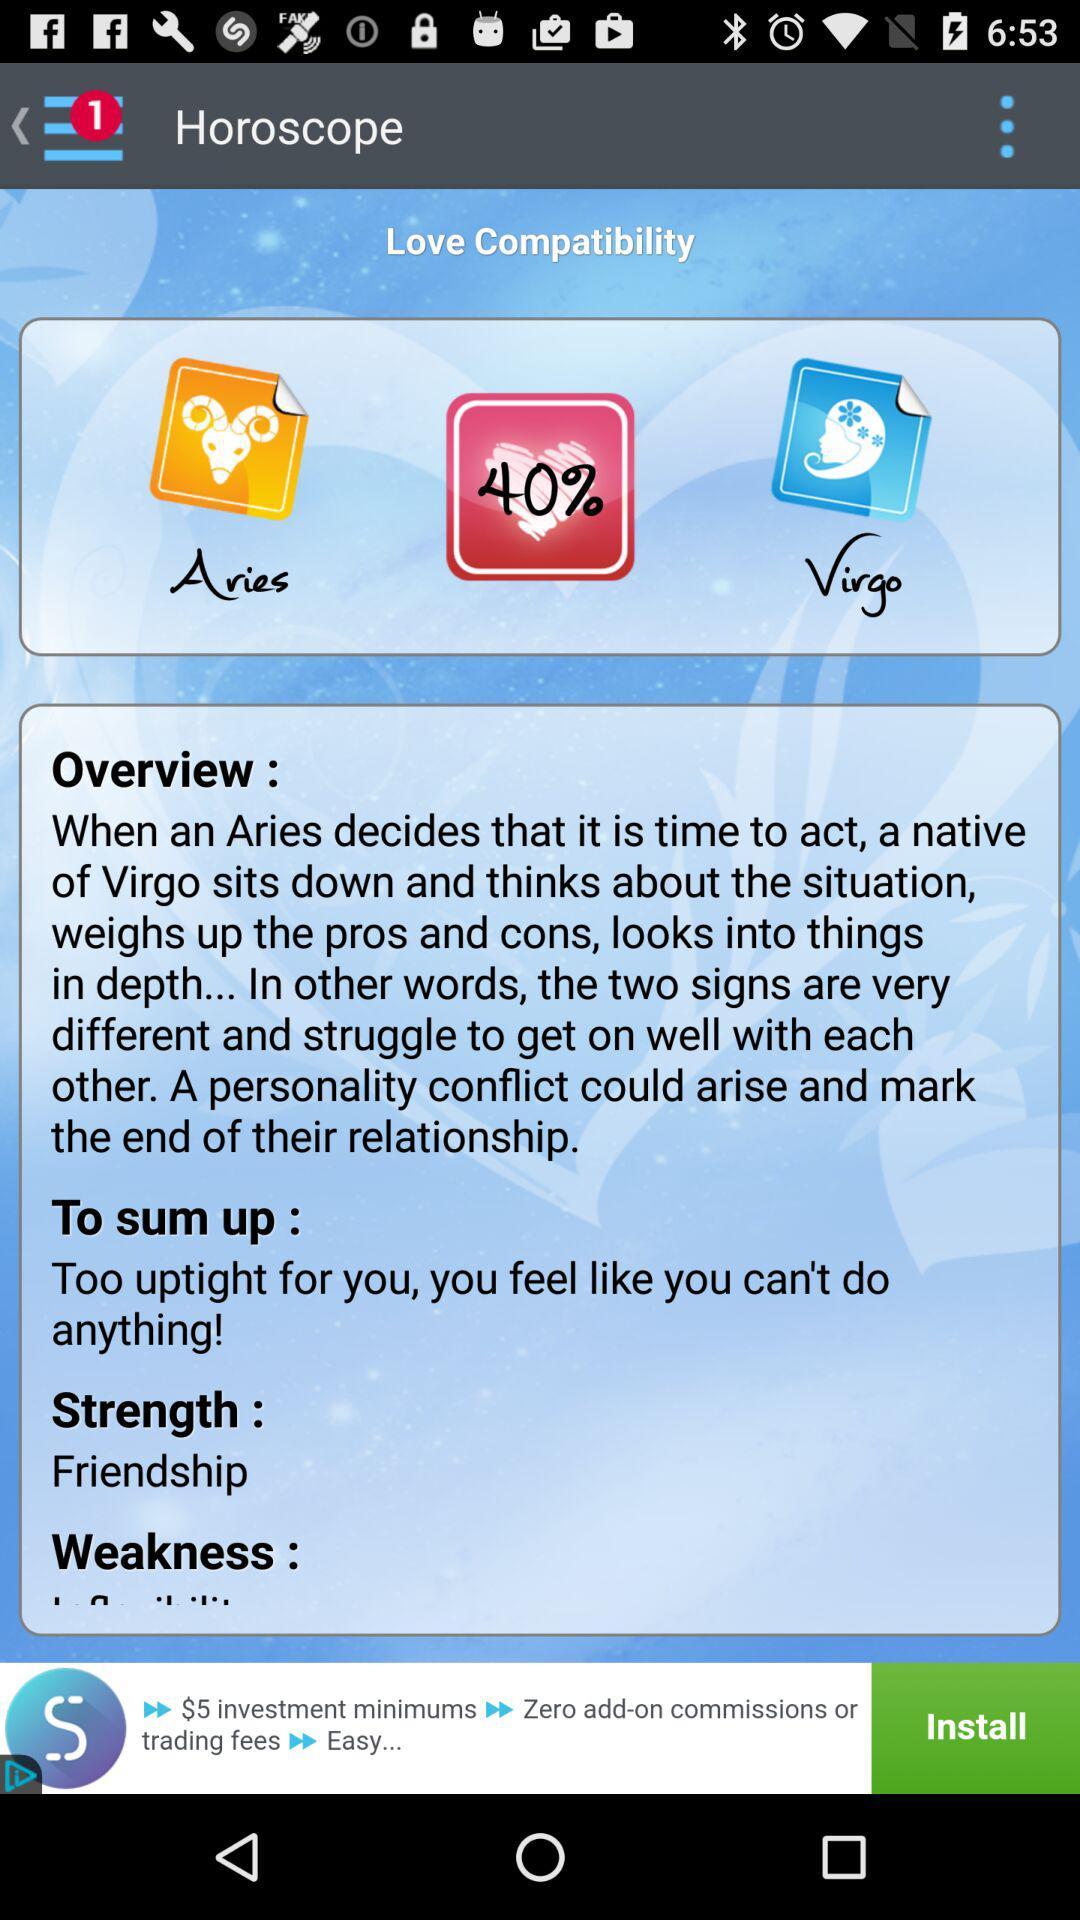 This screenshot has height=1920, width=1080. What do you see at coordinates (540, 1727) in the screenshot?
I see `advertisement` at bounding box center [540, 1727].